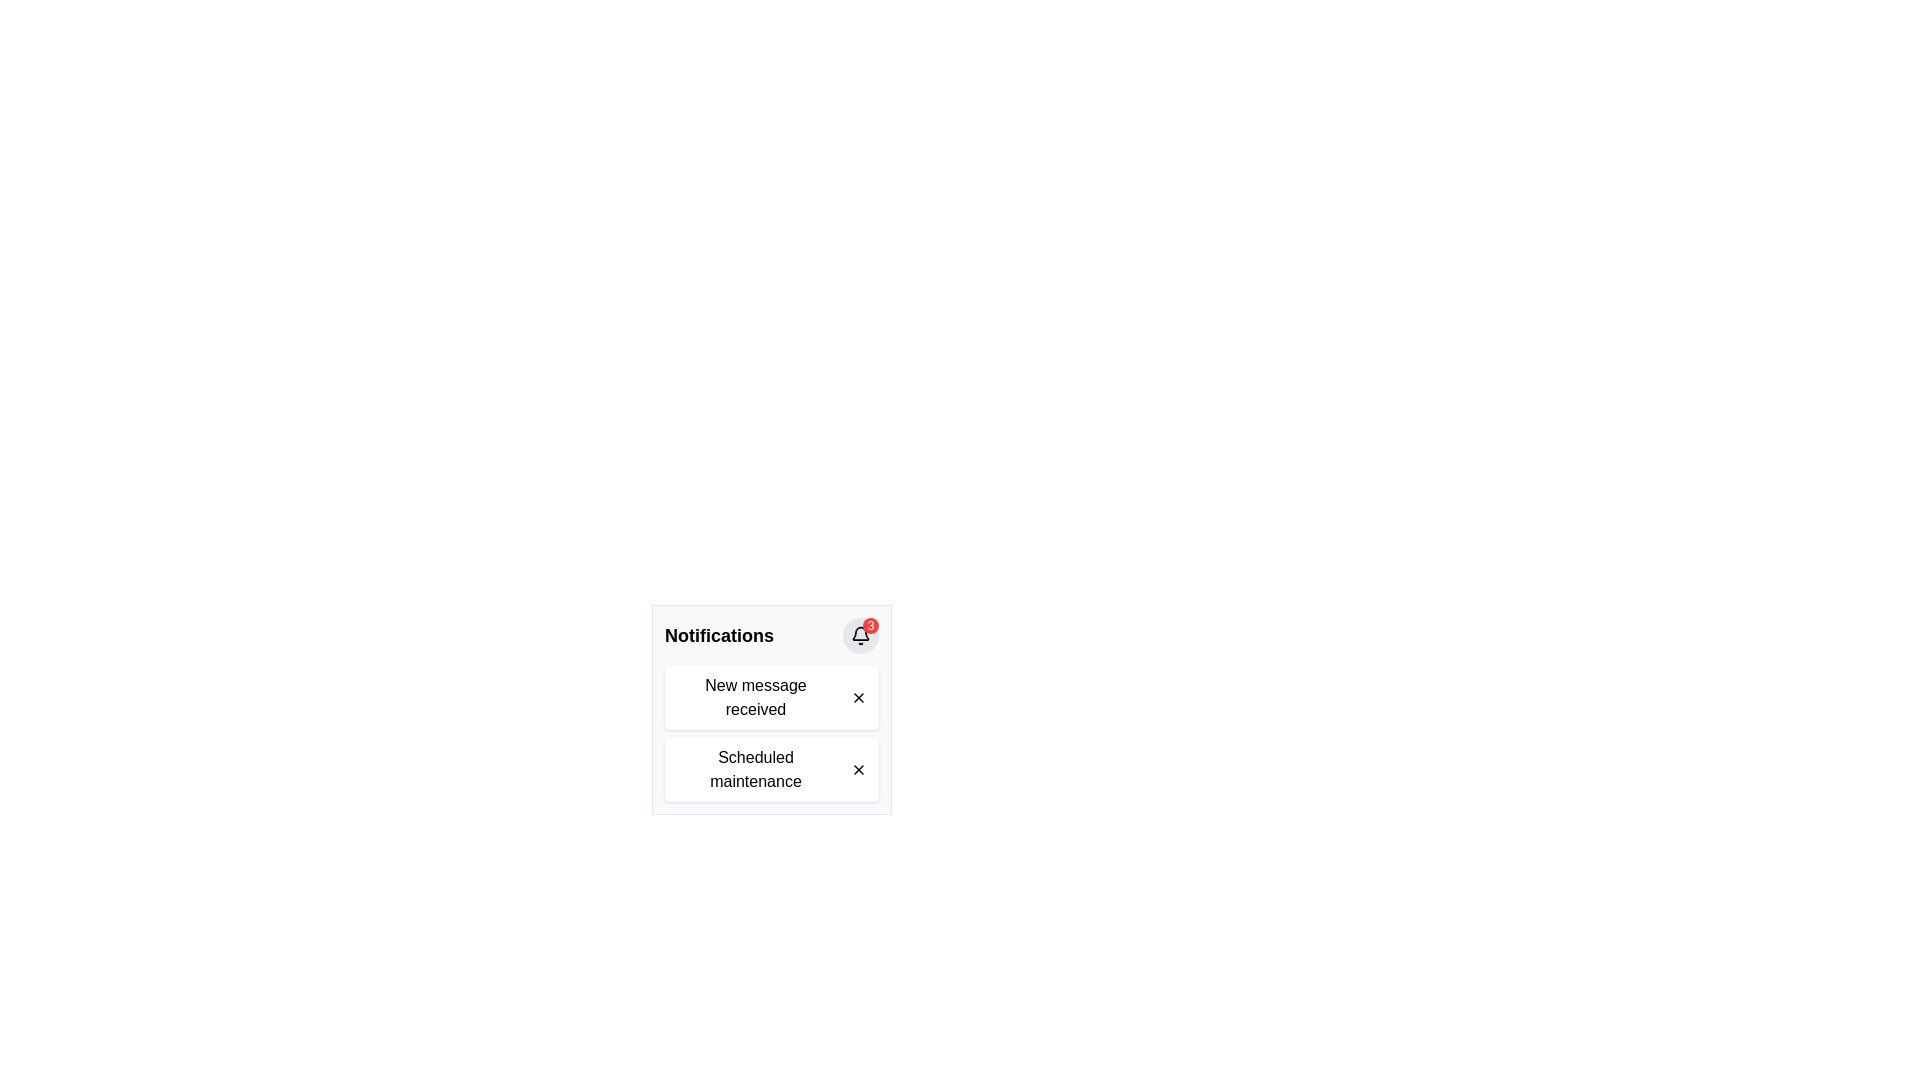 The width and height of the screenshot is (1920, 1080). What do you see at coordinates (860, 636) in the screenshot?
I see `the bell-shaped icon in the notifications panel` at bounding box center [860, 636].